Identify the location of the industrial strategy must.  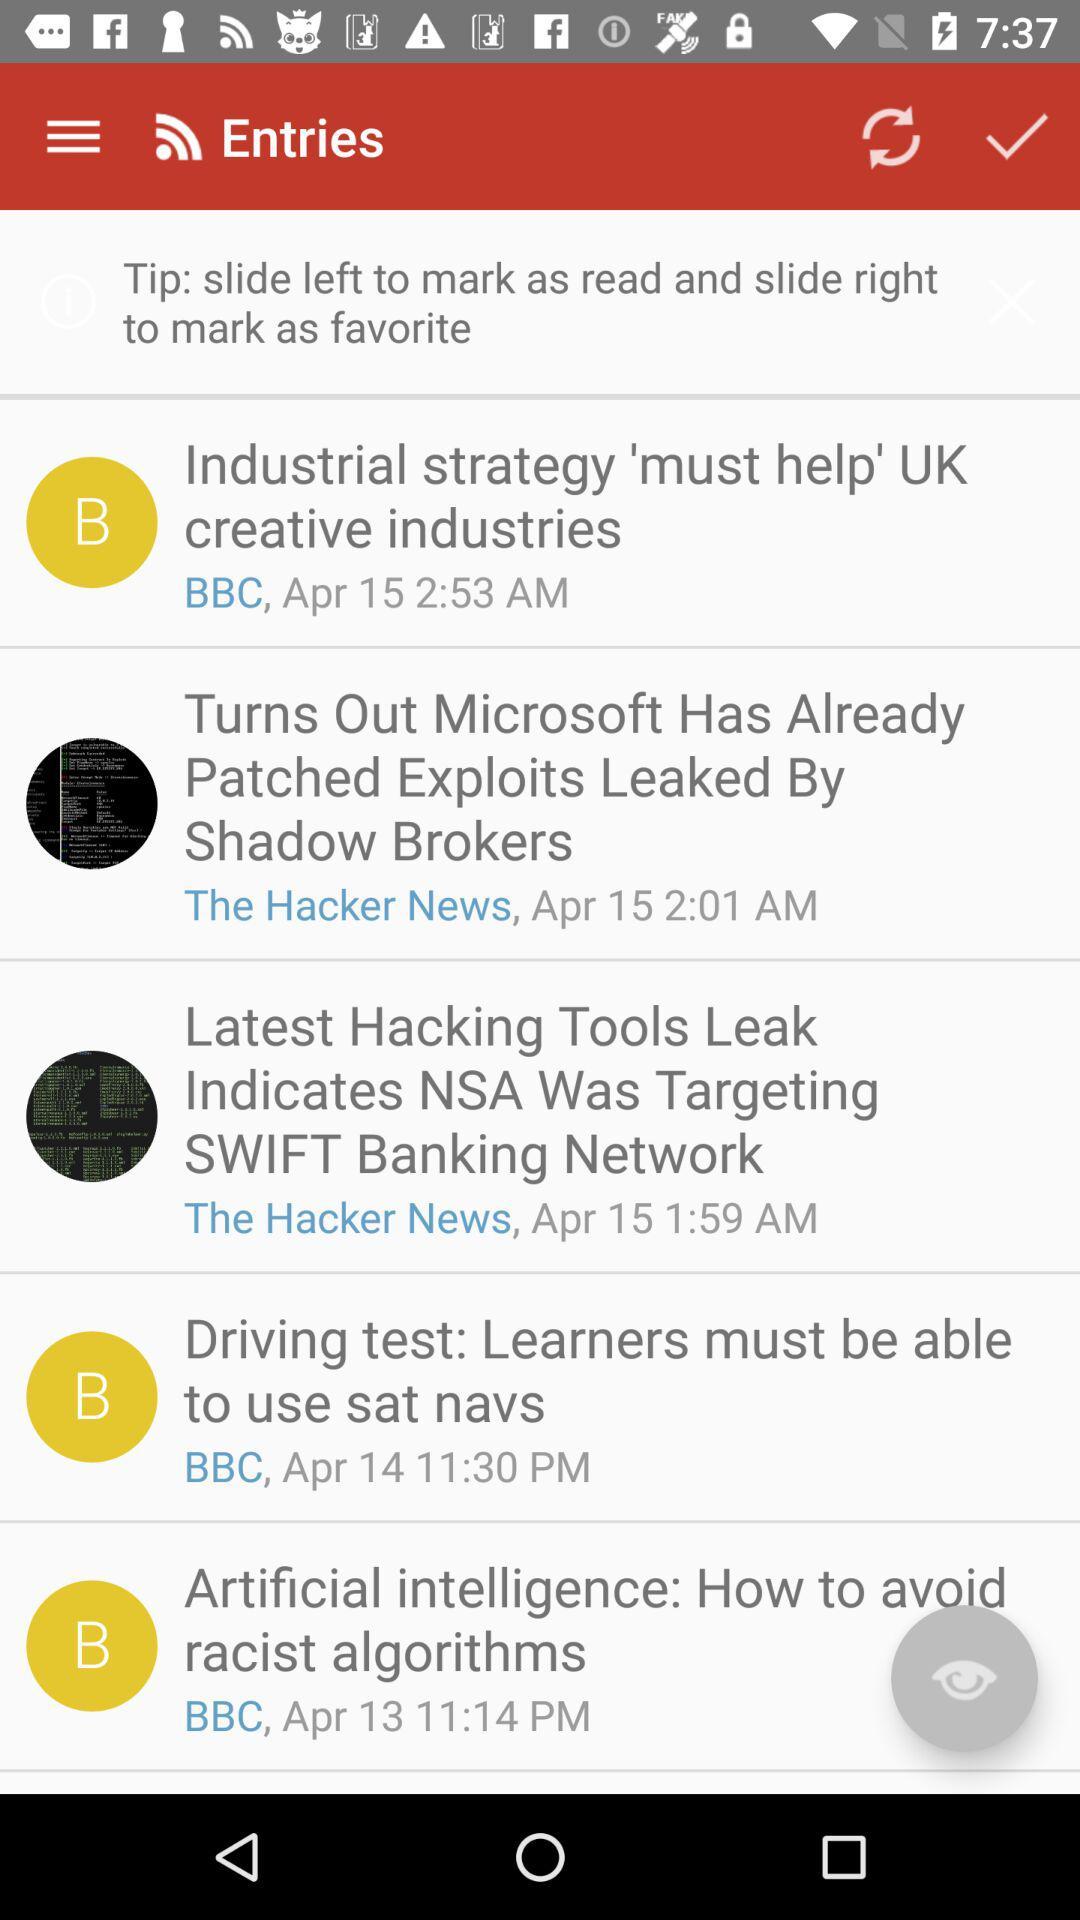
(611, 494).